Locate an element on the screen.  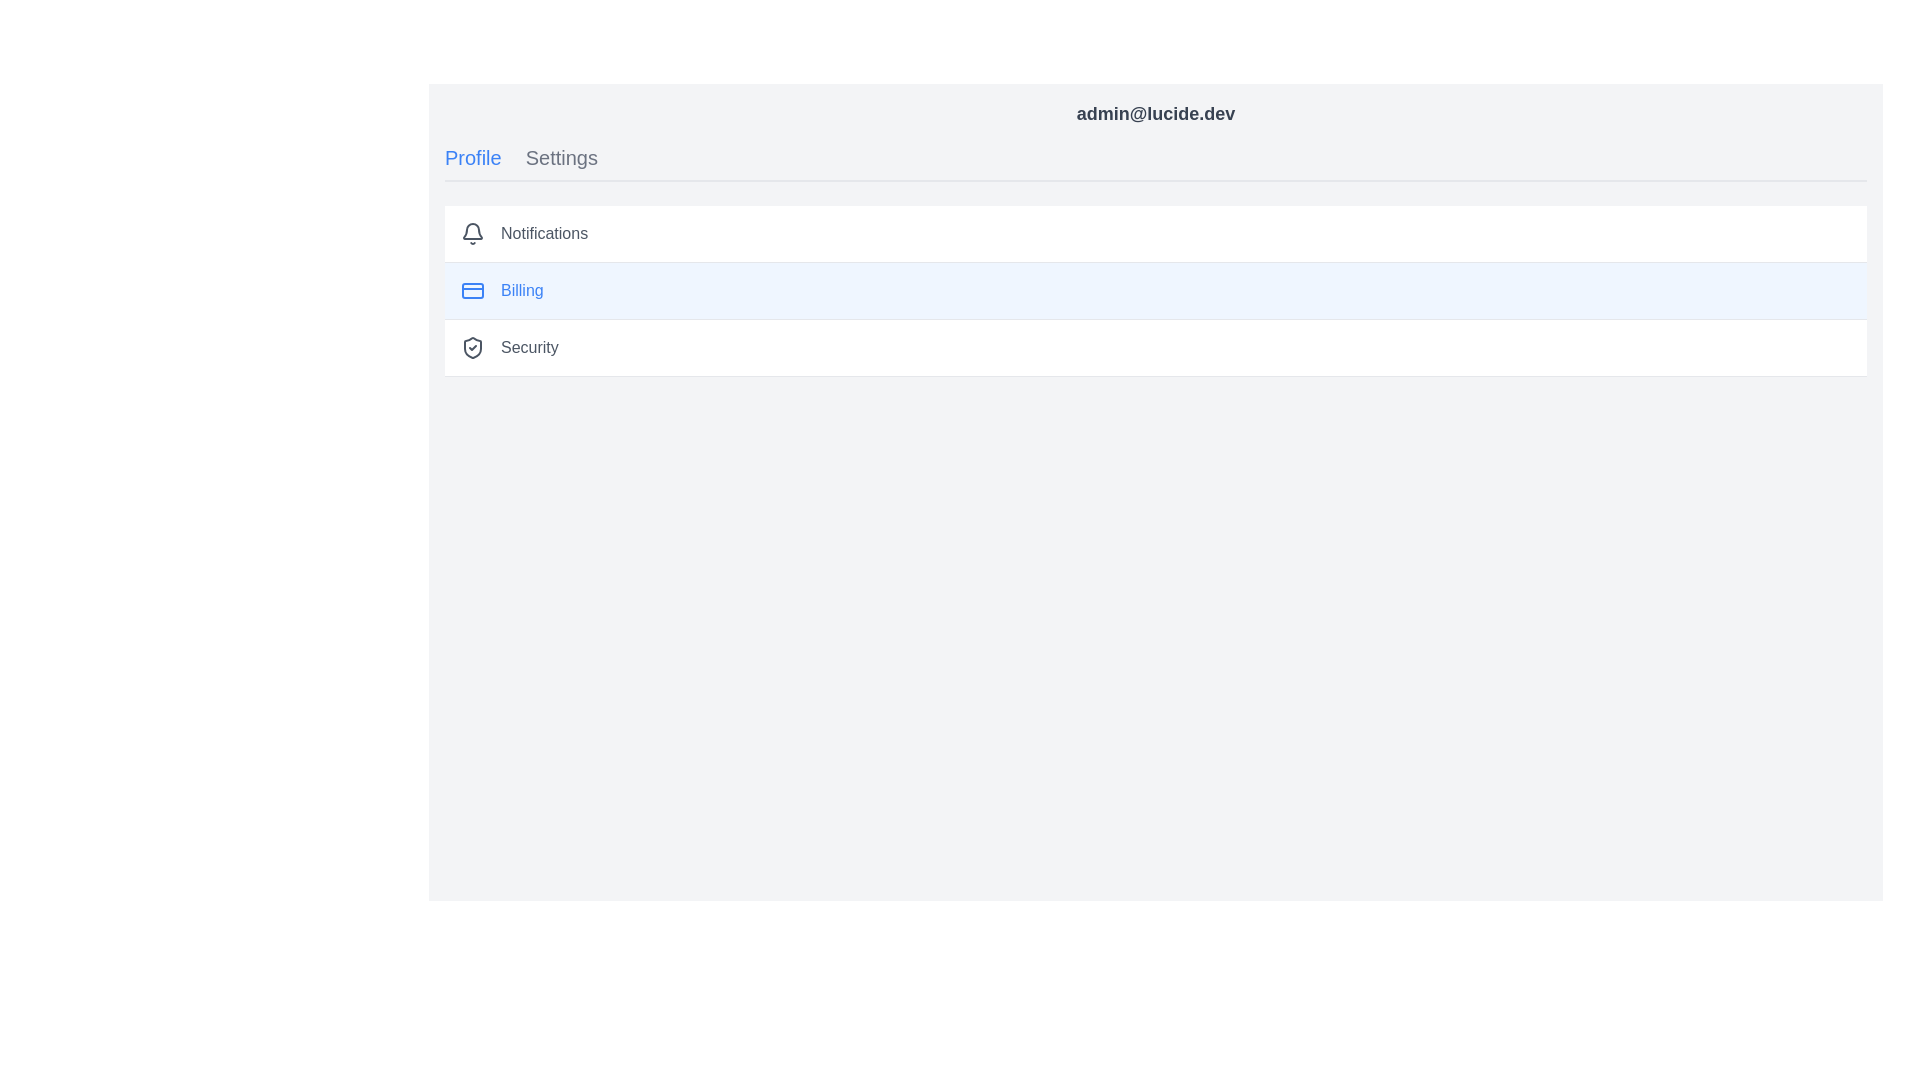
the billing section represented is located at coordinates (472, 290).